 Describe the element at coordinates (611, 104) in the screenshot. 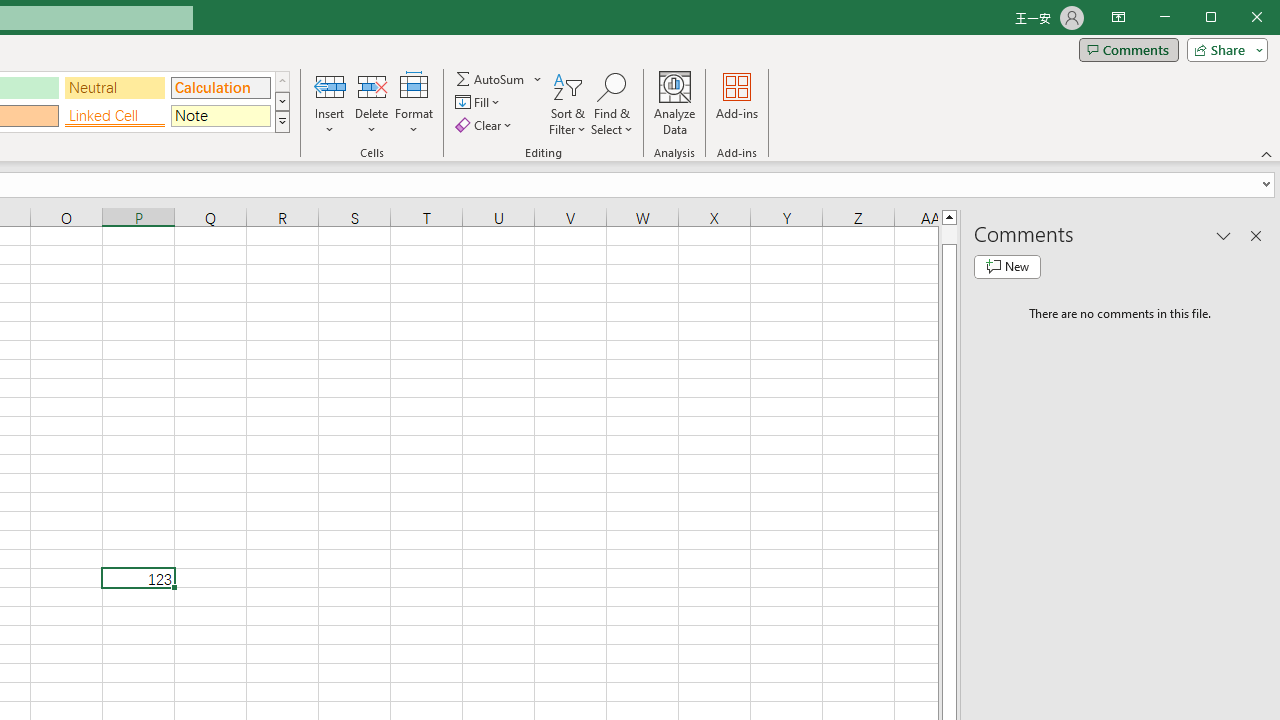

I see `'Find & Select'` at that location.